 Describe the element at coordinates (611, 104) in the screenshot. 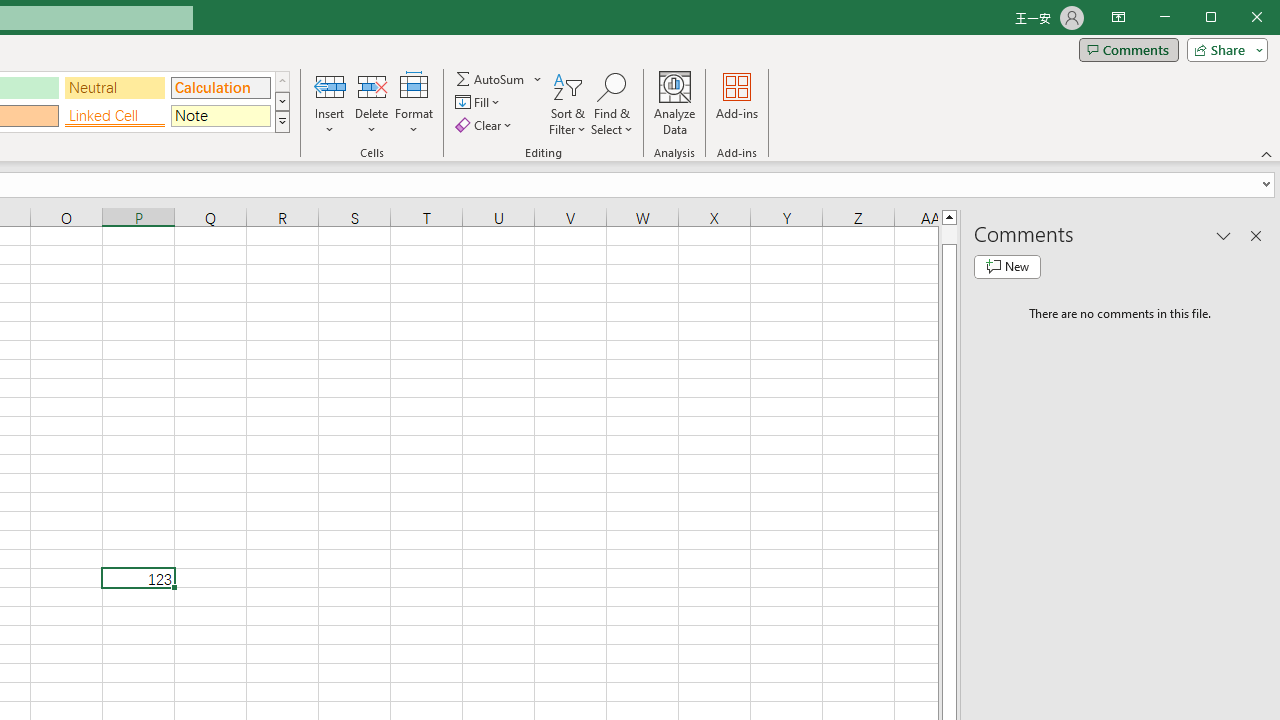

I see `'Find & Select'` at that location.